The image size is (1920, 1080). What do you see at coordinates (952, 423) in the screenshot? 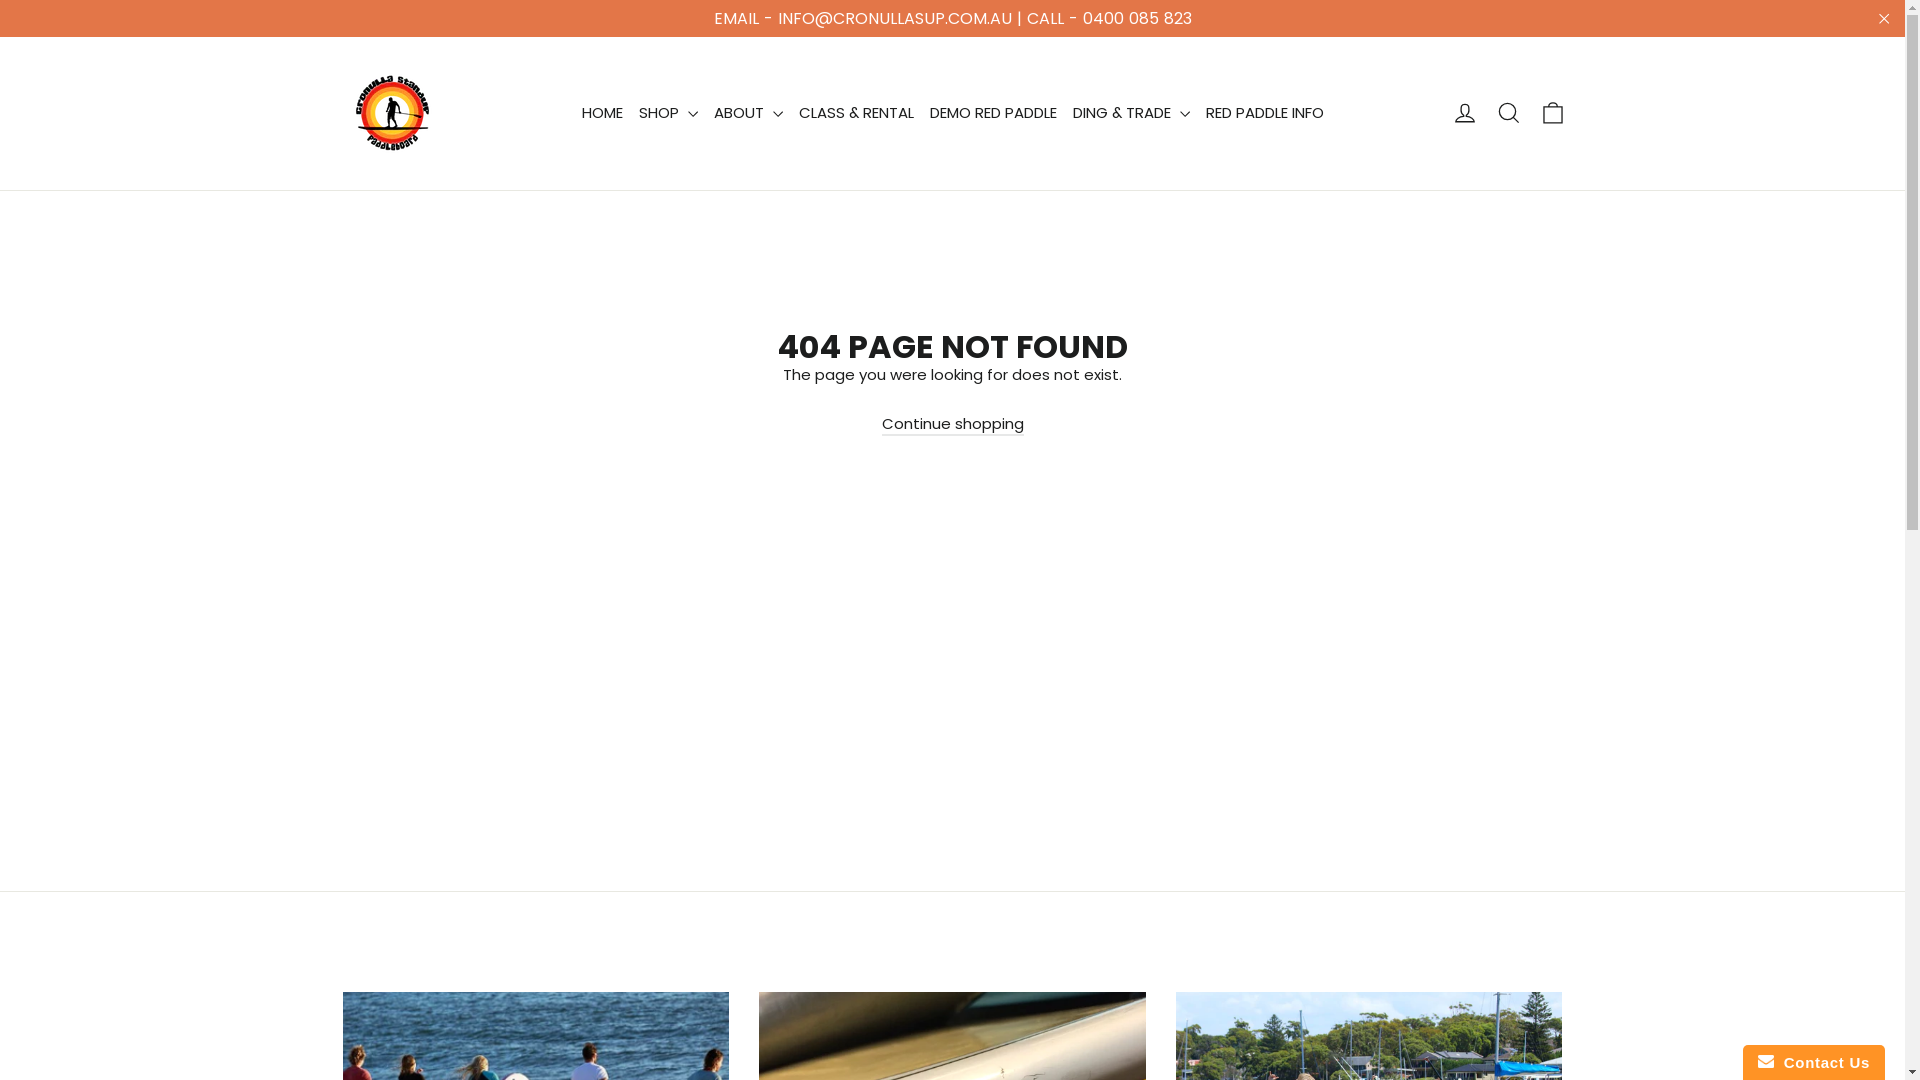
I see `'Continue shopping'` at bounding box center [952, 423].